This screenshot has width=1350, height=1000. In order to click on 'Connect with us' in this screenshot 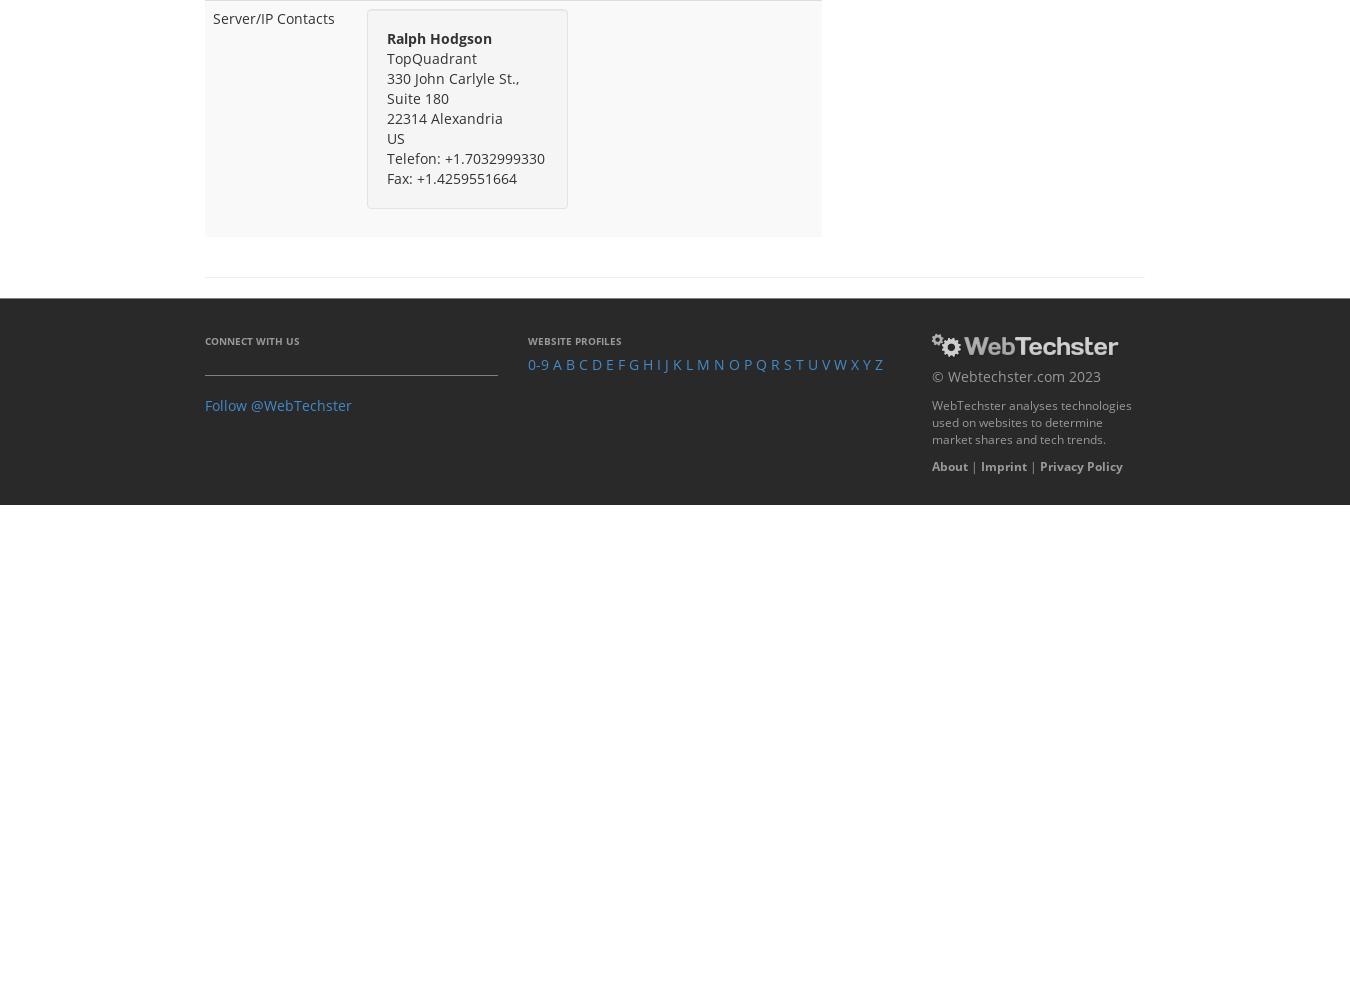, I will do `click(251, 339)`.